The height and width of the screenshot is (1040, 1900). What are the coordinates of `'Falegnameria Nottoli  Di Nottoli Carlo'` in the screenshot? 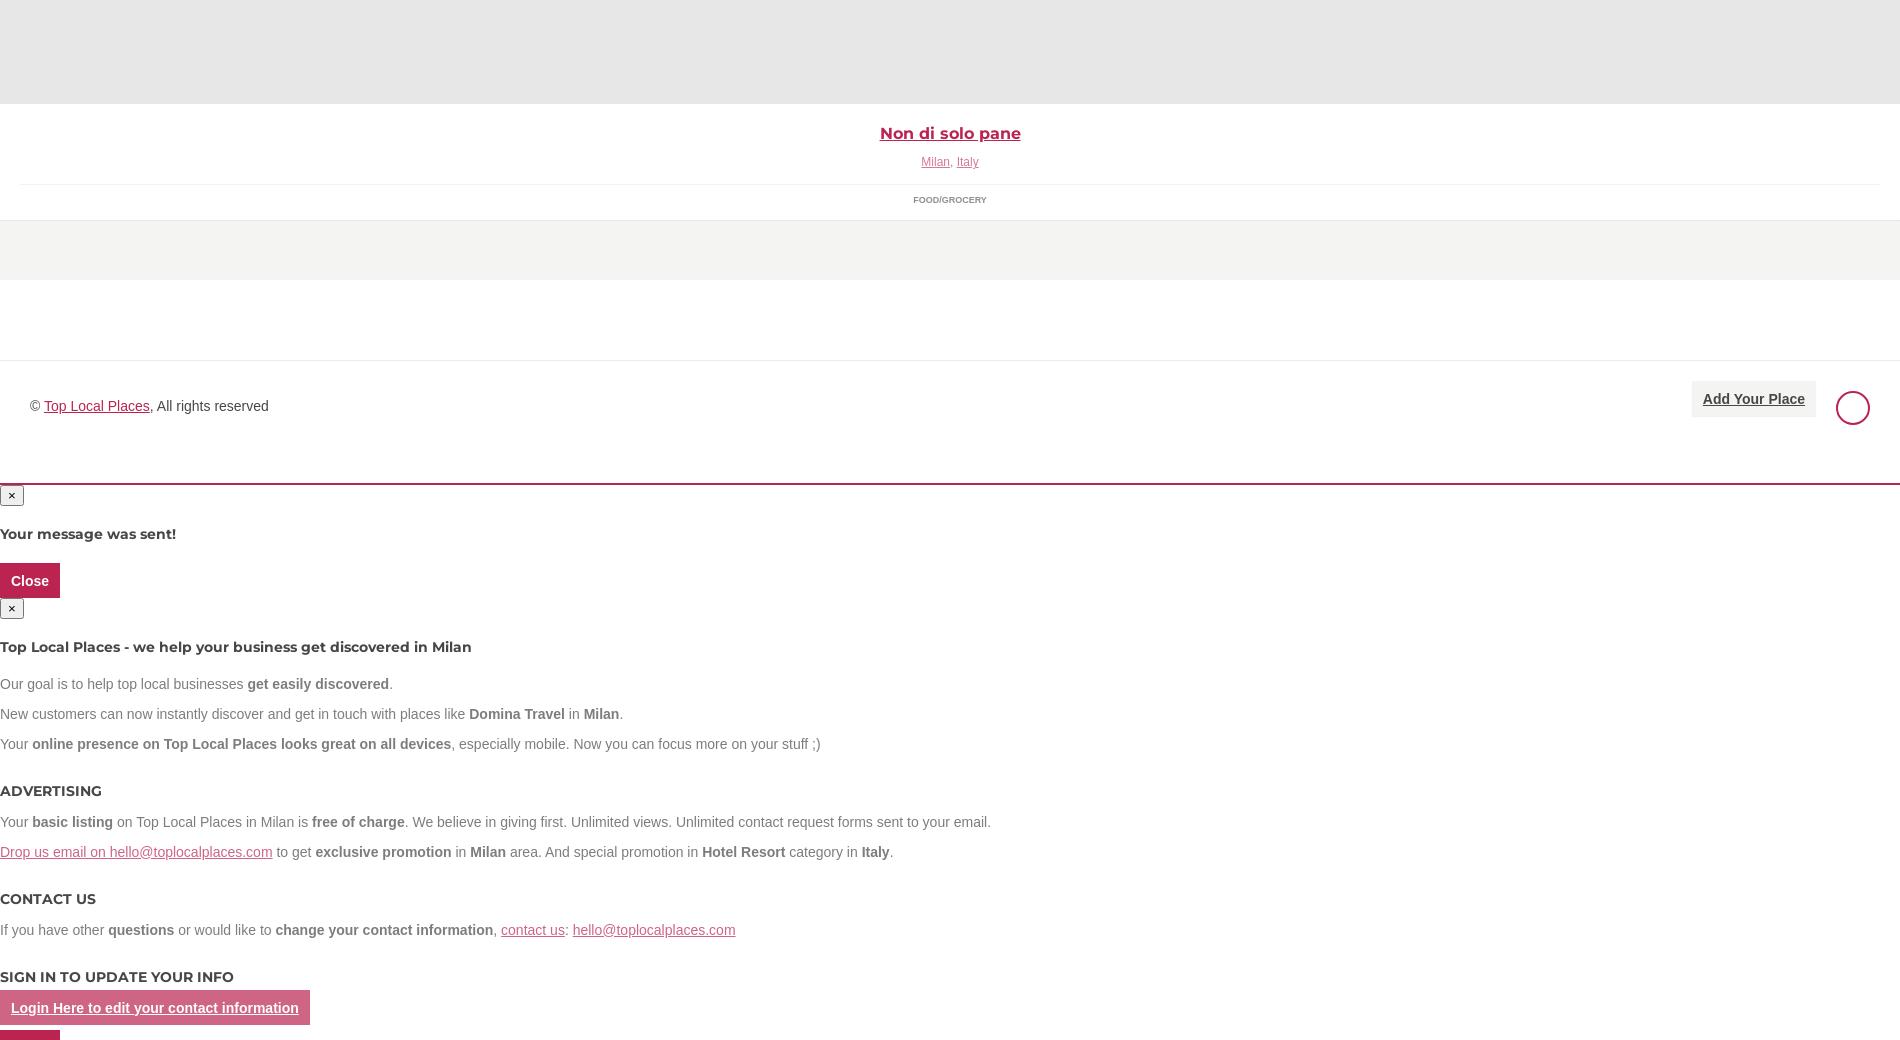 It's located at (157, 56).